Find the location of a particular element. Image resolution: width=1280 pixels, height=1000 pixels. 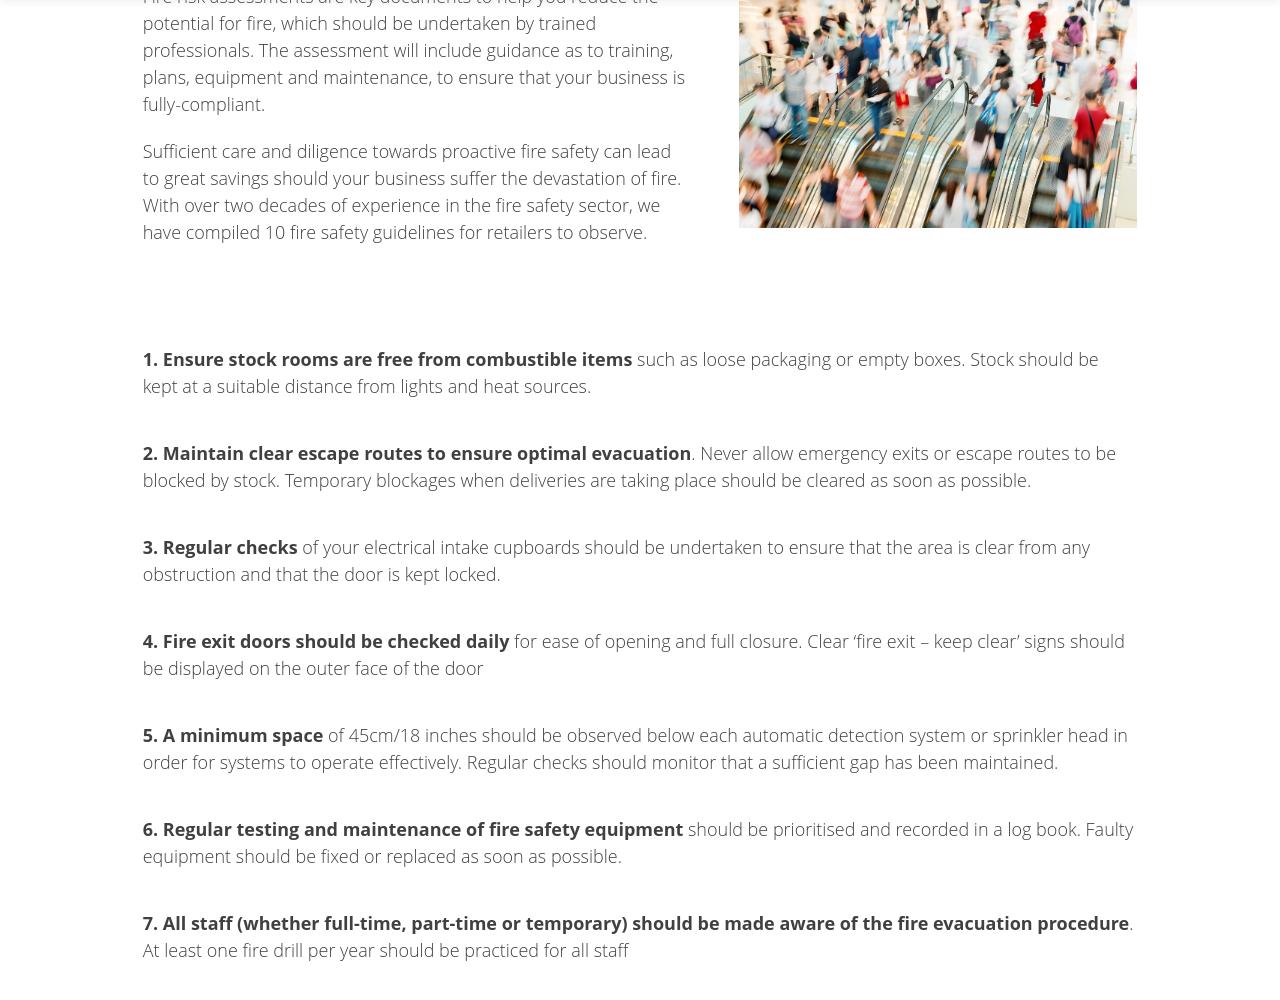

'1. Ensure stock rooms are free from combustible items' is located at coordinates (140, 357).